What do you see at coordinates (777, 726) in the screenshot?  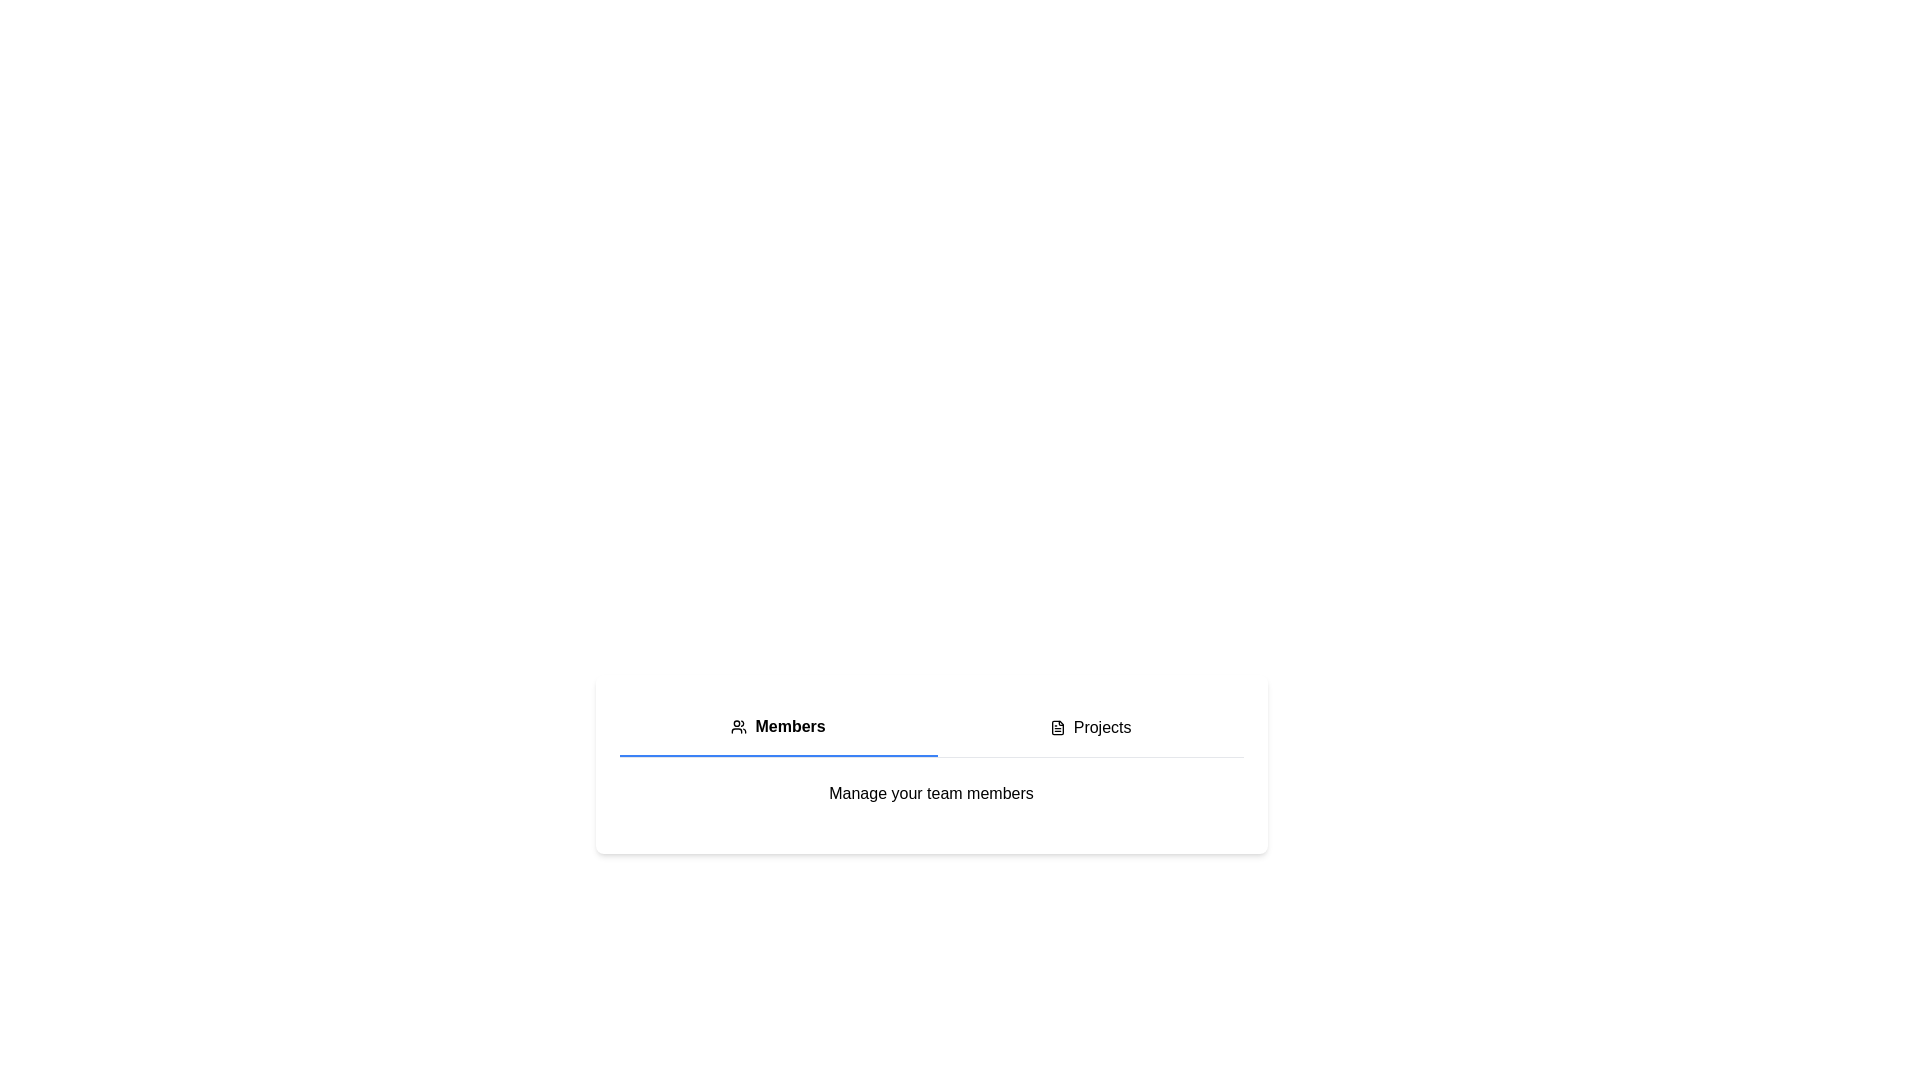 I see `the 'Members' text label with icon located in the top navigation bar, positioned centrally among sibling items` at bounding box center [777, 726].